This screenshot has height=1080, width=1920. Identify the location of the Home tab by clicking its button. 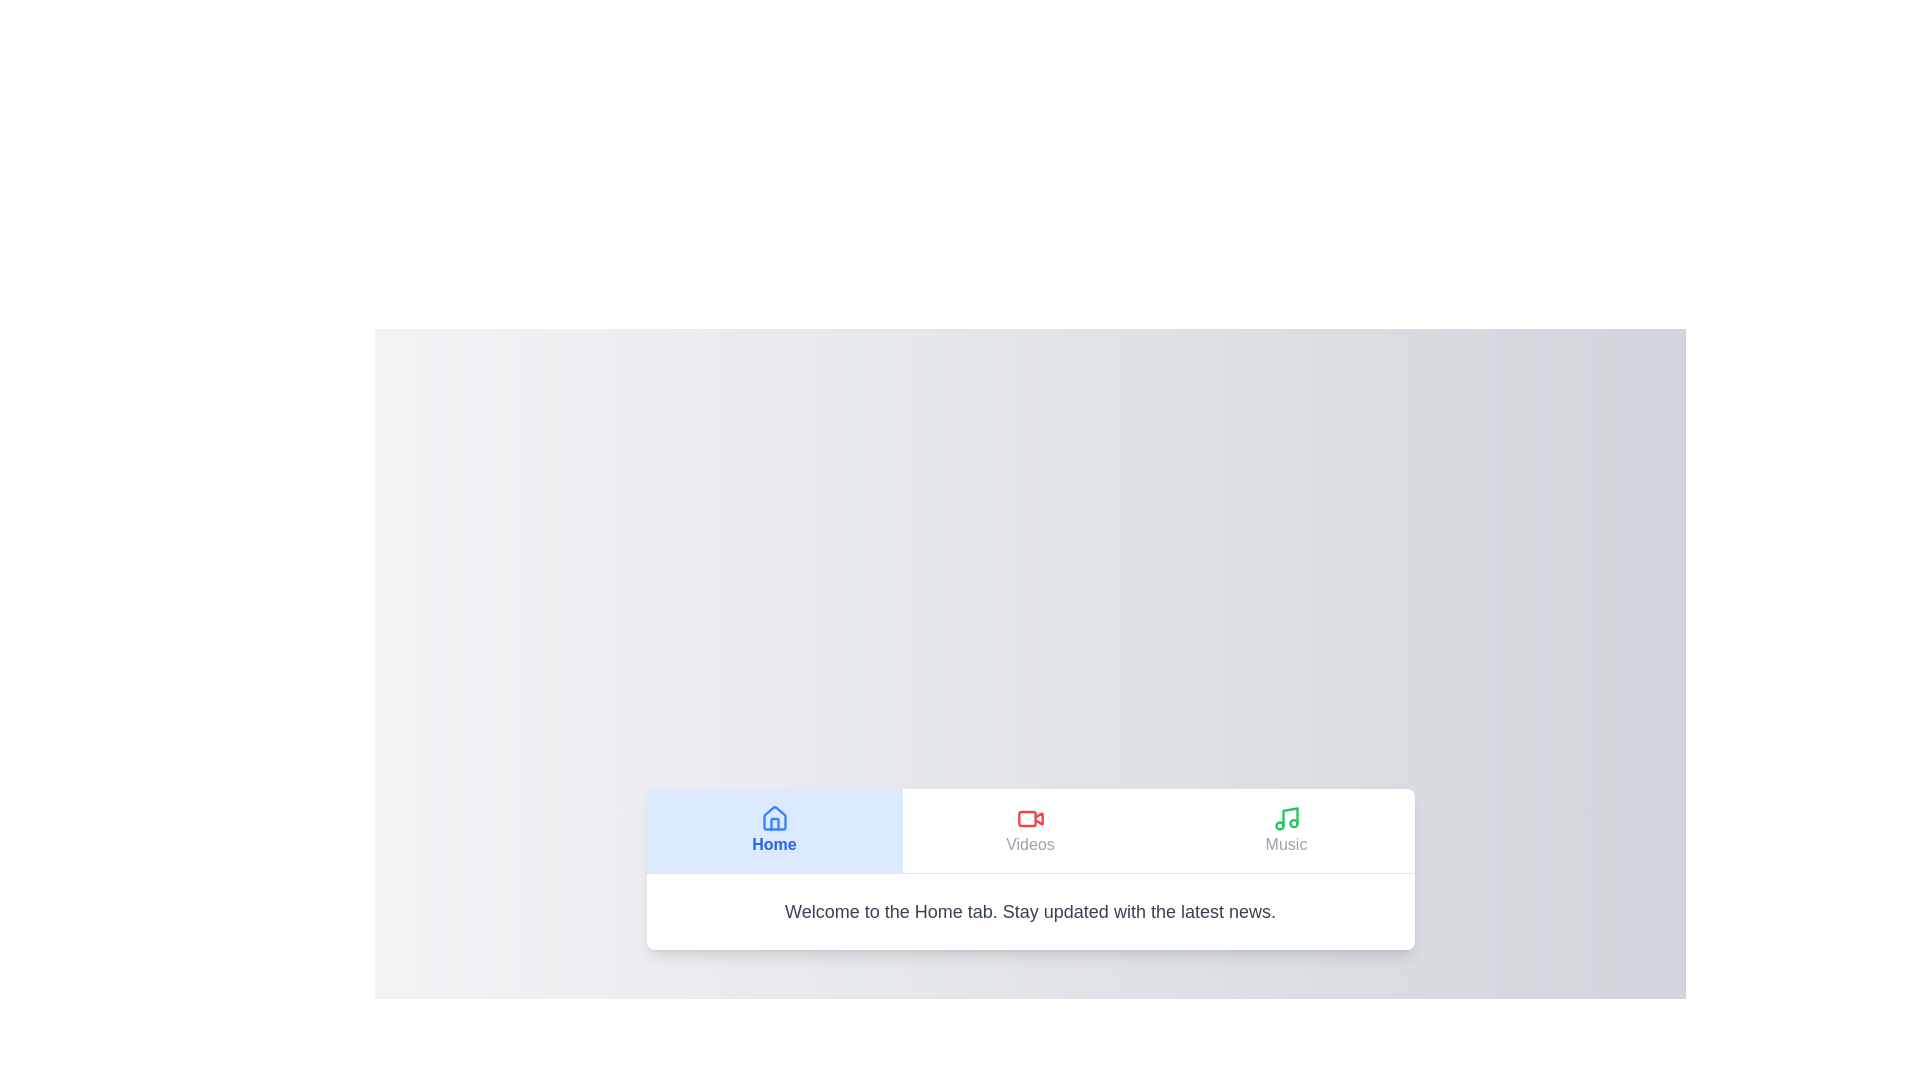
(773, 830).